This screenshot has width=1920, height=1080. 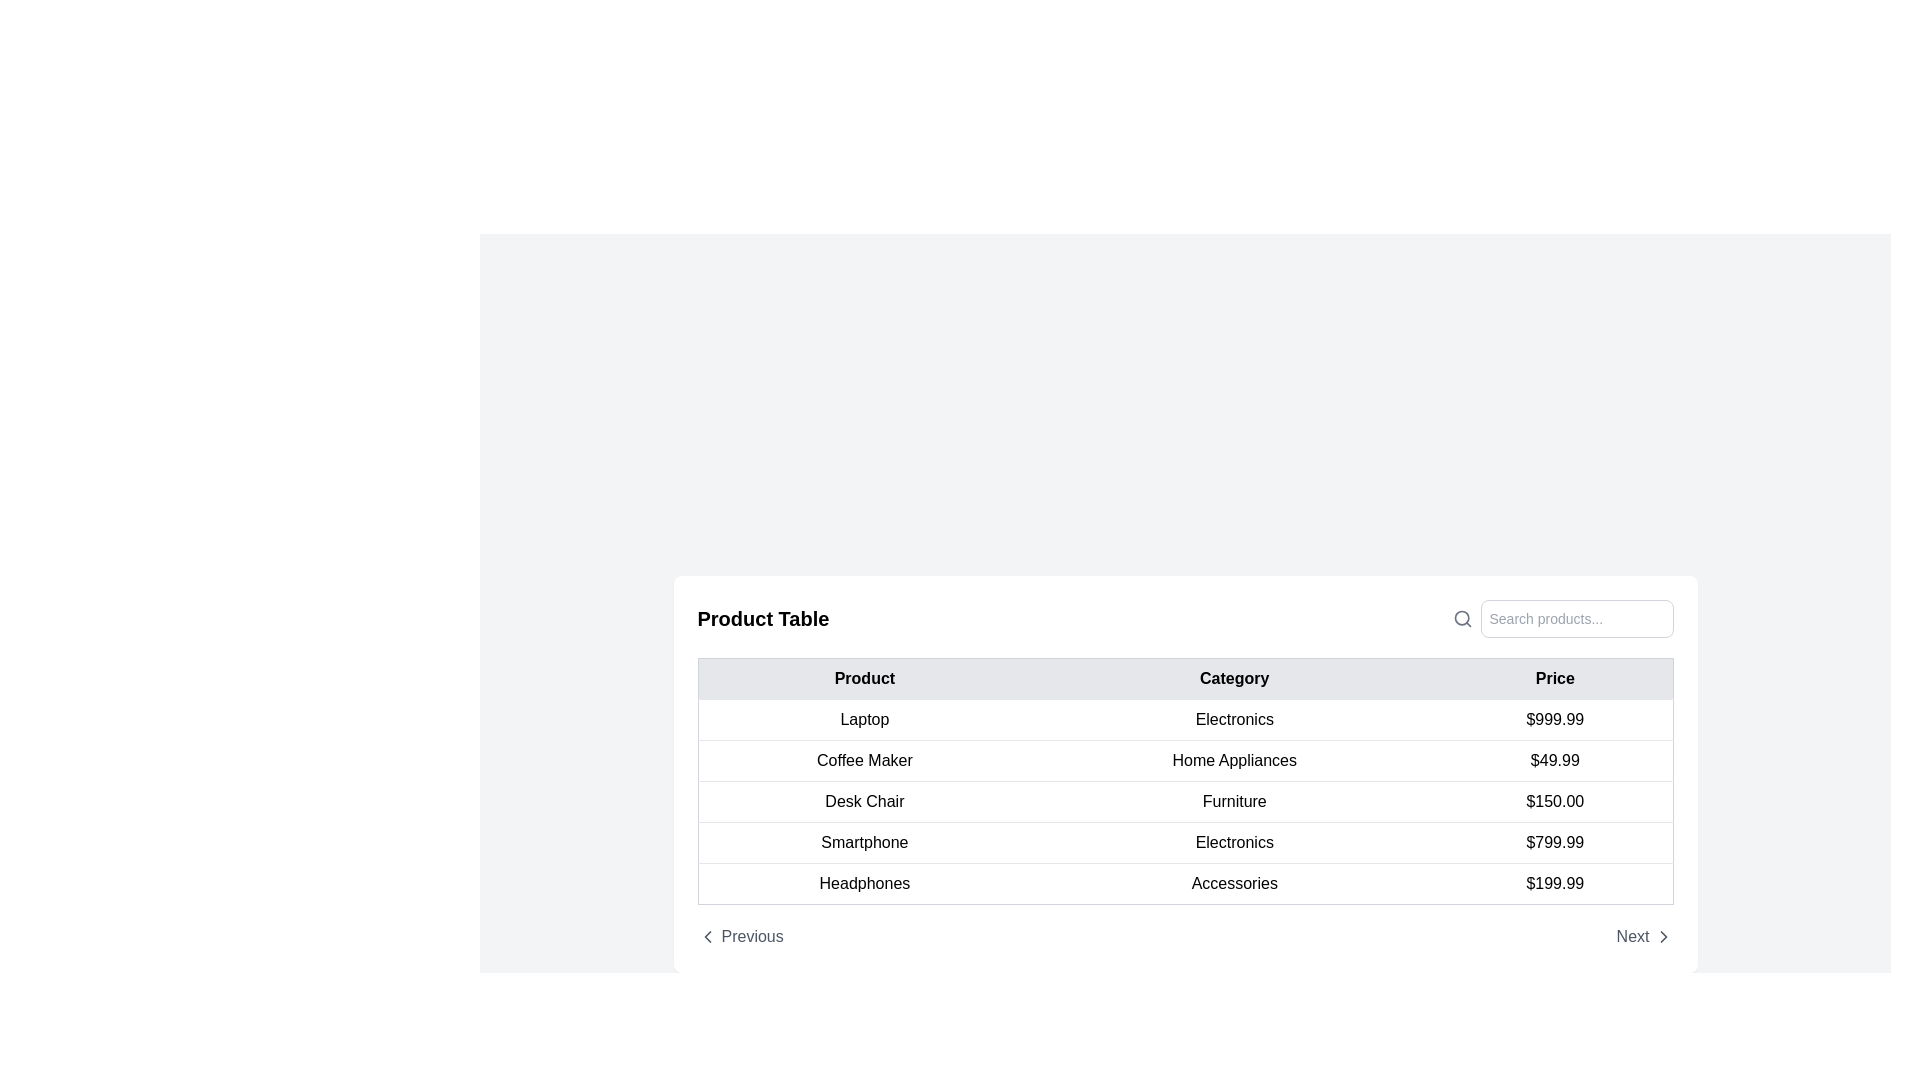 I want to click on the Navigation bar at the bottom of the content panel, so click(x=1185, y=936).